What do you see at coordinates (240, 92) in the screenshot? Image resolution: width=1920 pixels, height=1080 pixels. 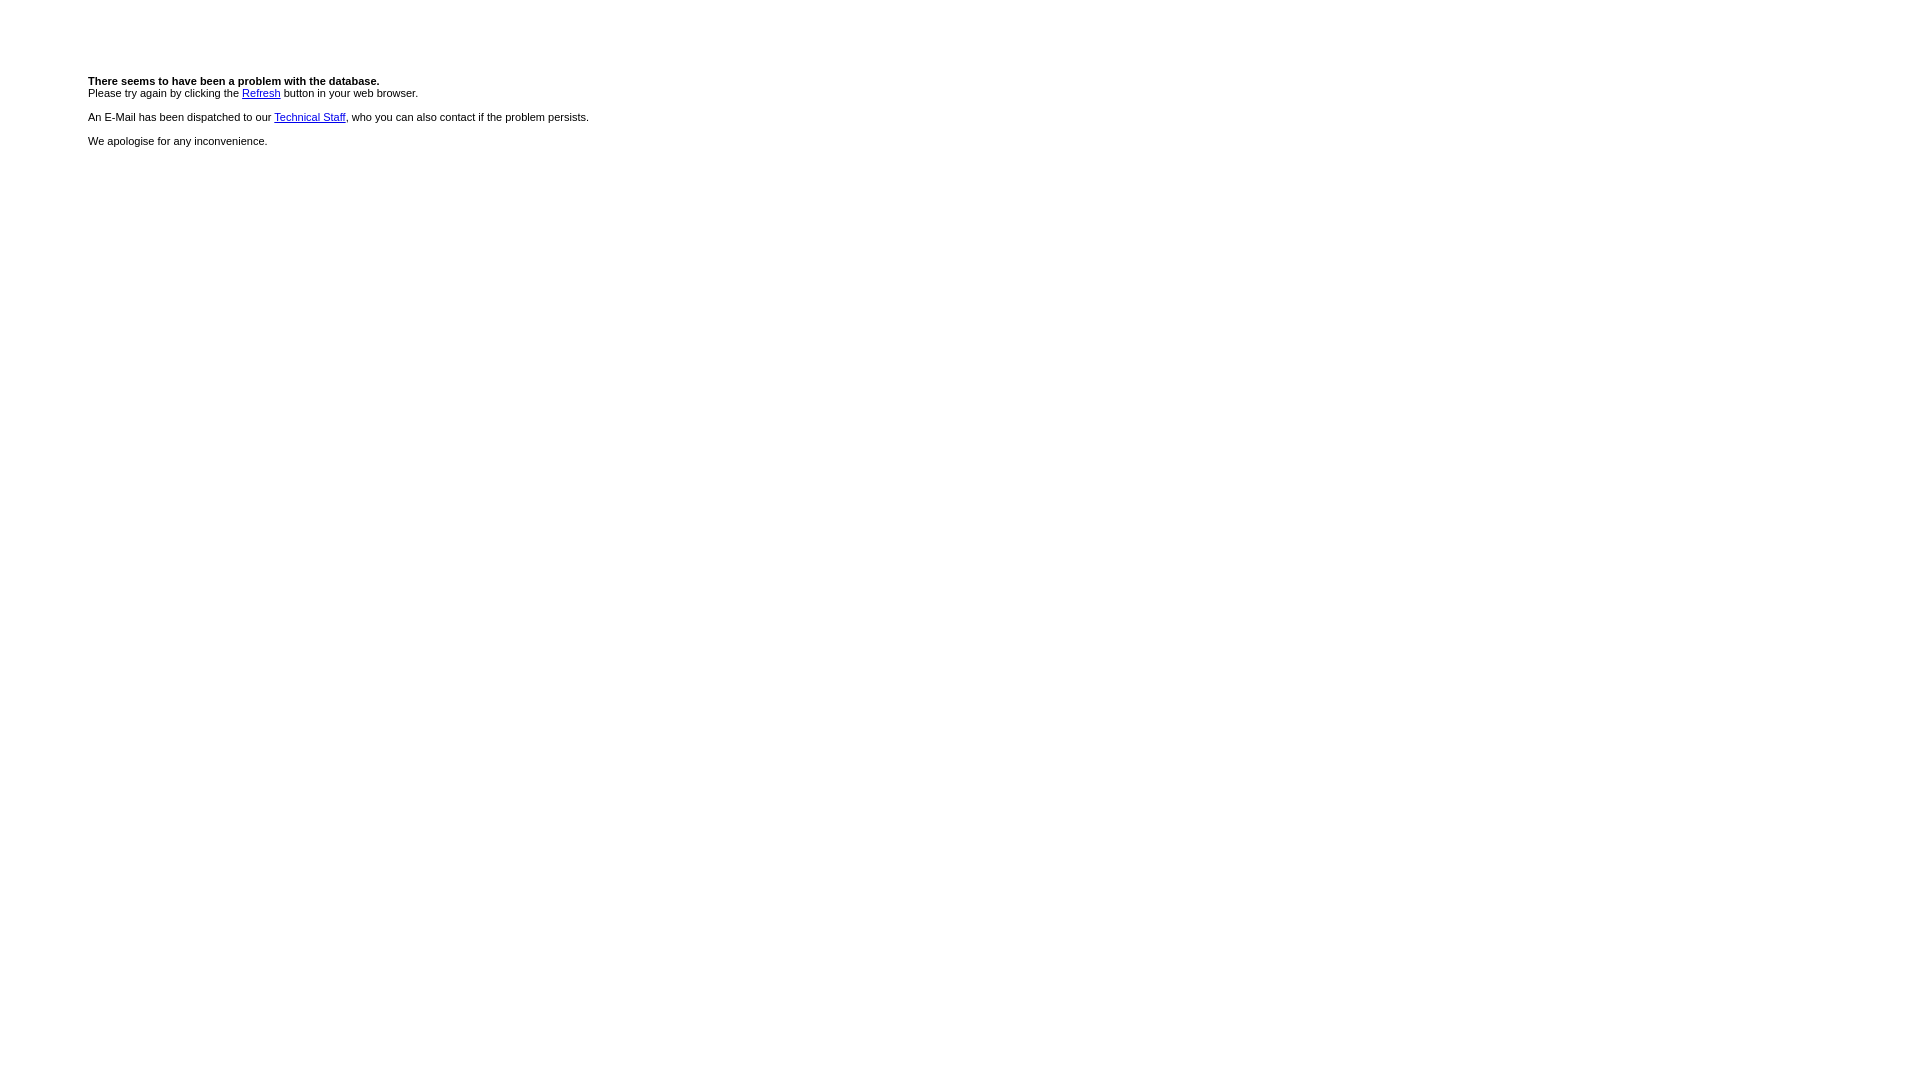 I see `'Refresh'` at bounding box center [240, 92].